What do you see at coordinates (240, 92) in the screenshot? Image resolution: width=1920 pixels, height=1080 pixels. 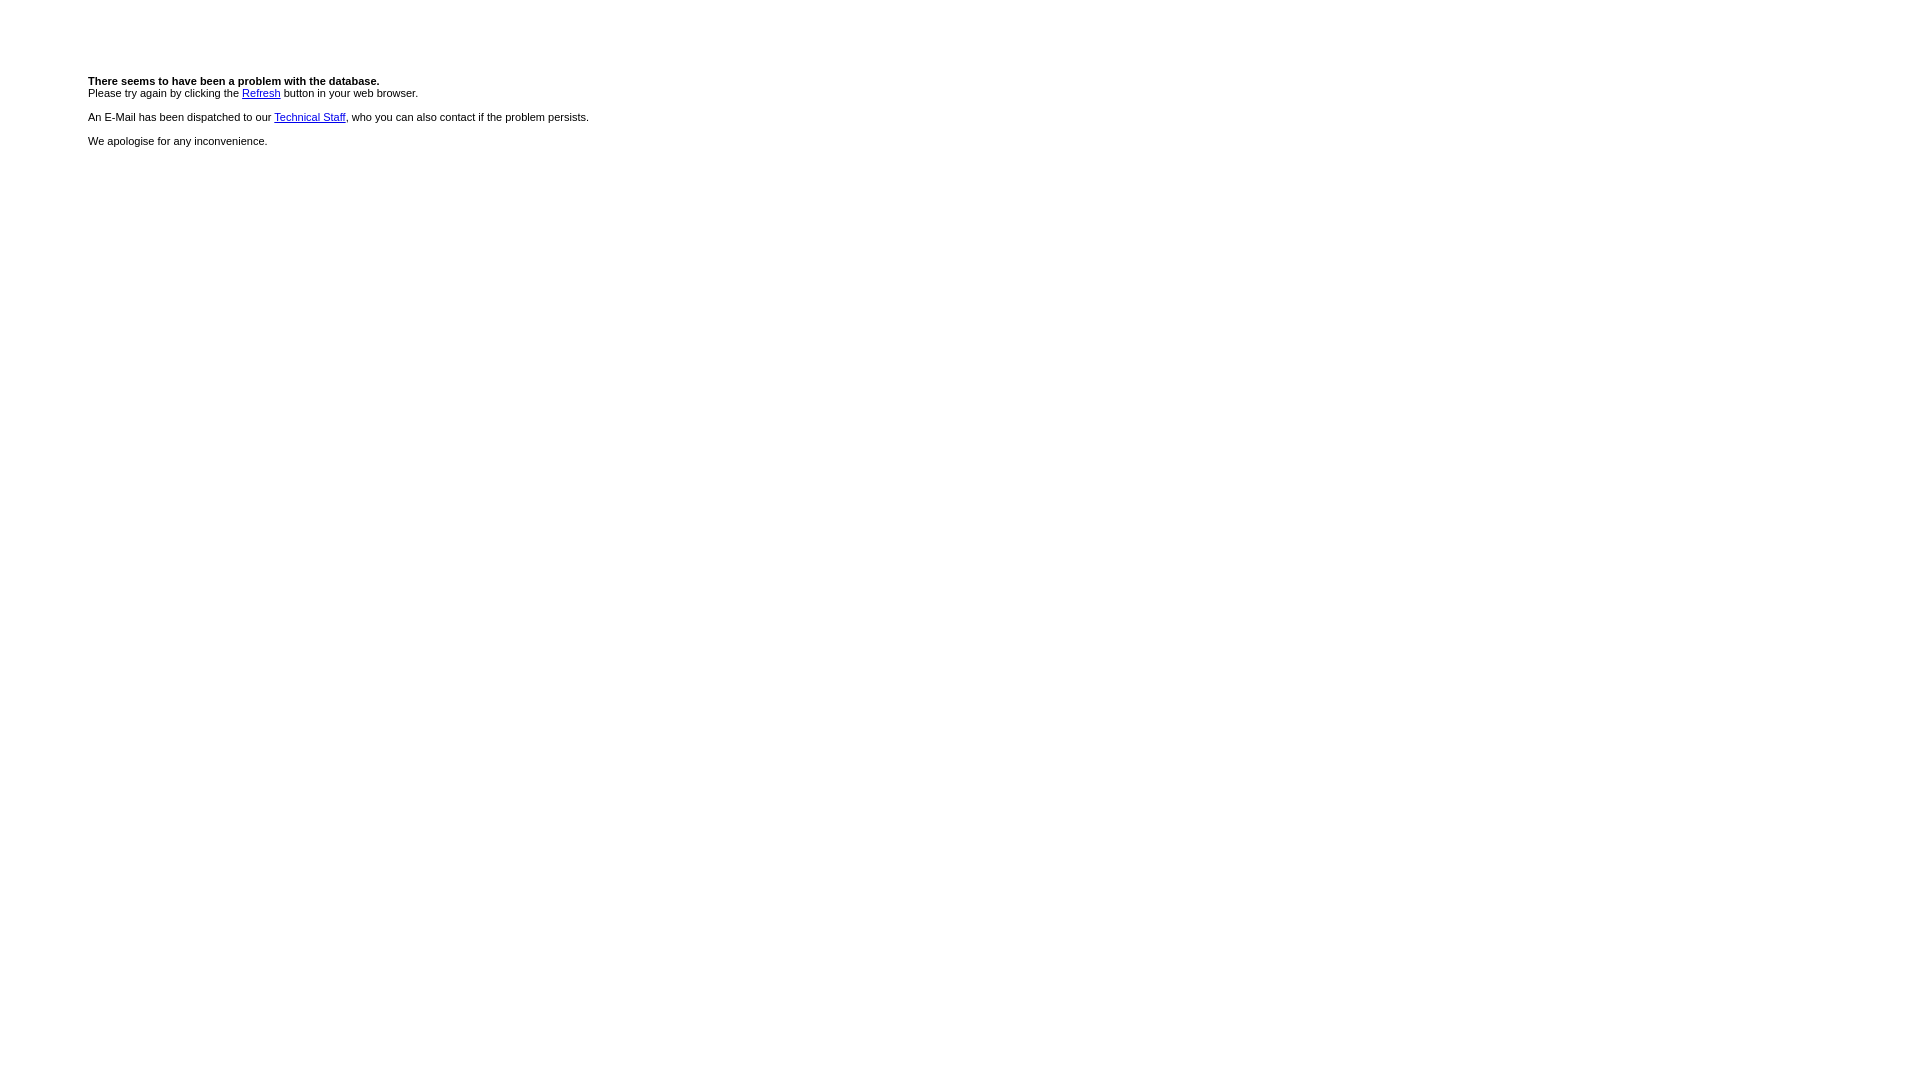 I see `'Refresh'` at bounding box center [240, 92].